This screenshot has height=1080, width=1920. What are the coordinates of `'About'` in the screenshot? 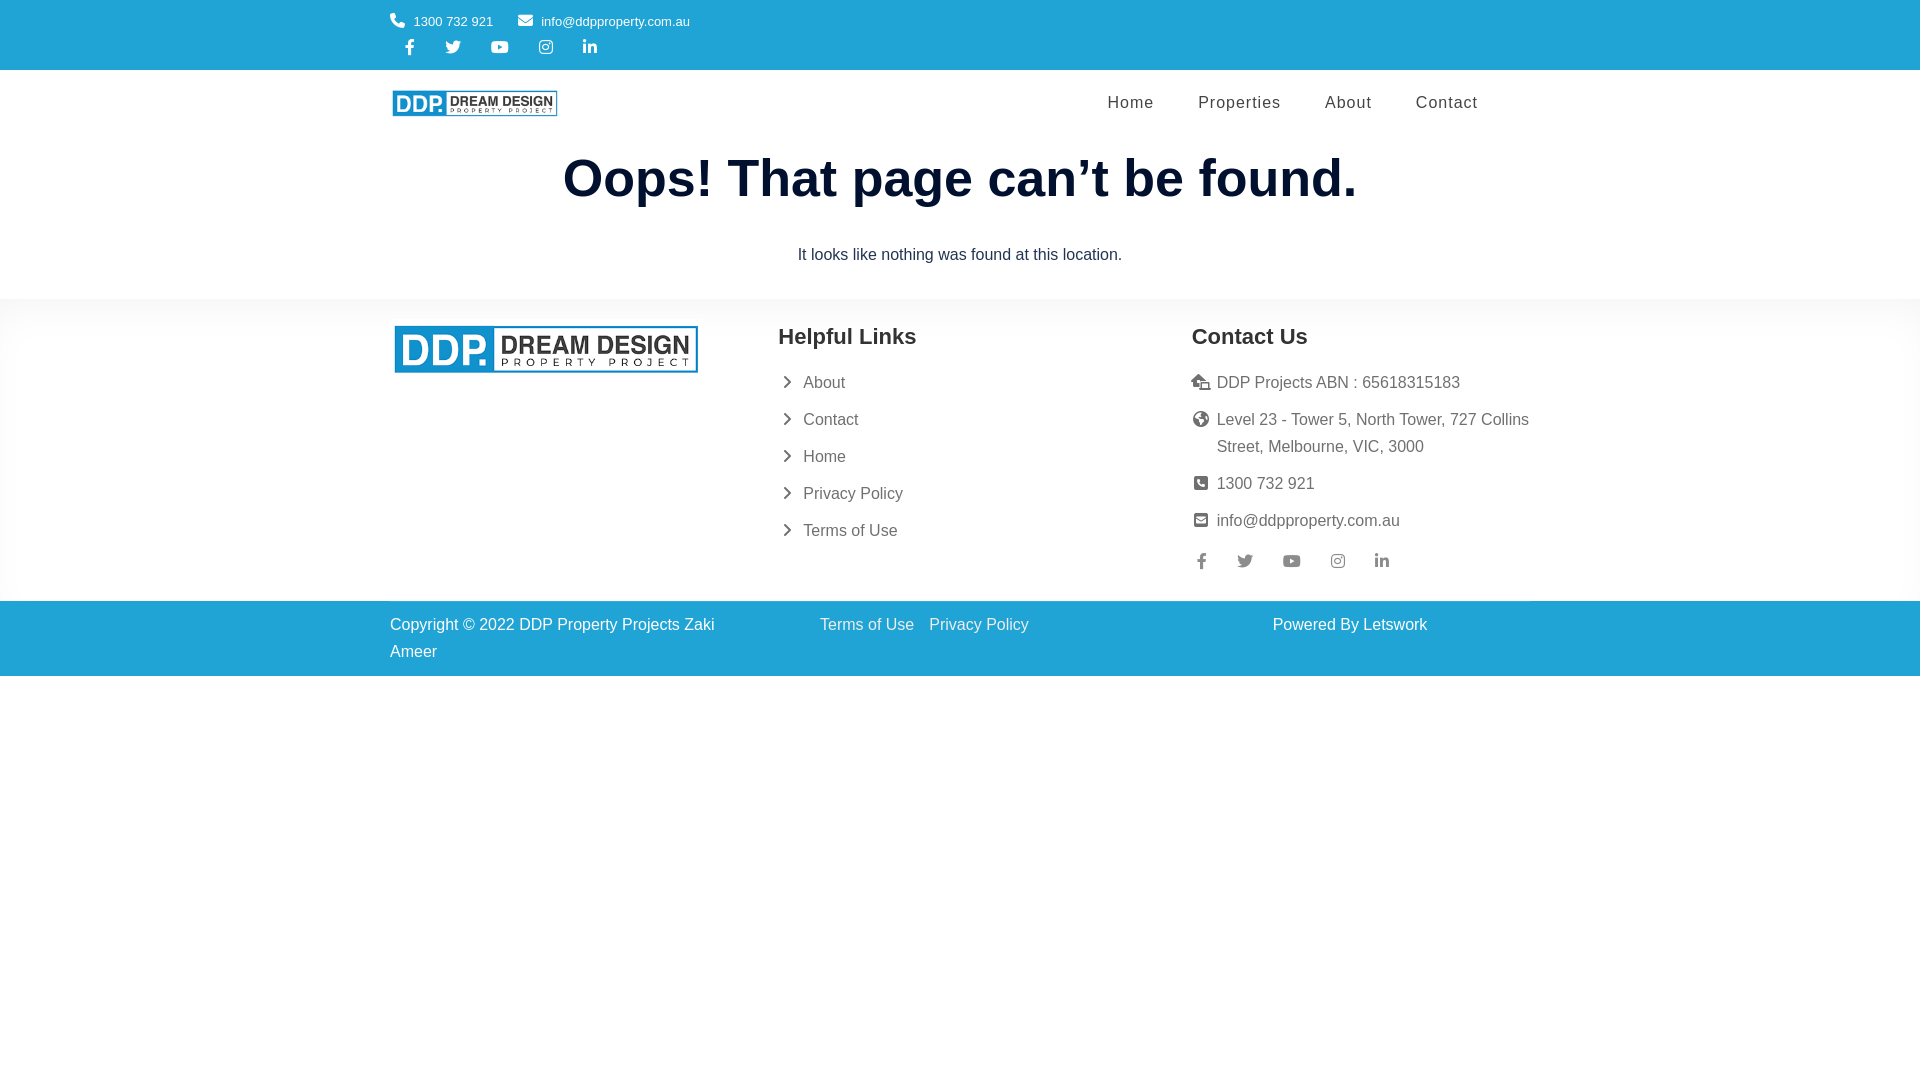 It's located at (824, 382).